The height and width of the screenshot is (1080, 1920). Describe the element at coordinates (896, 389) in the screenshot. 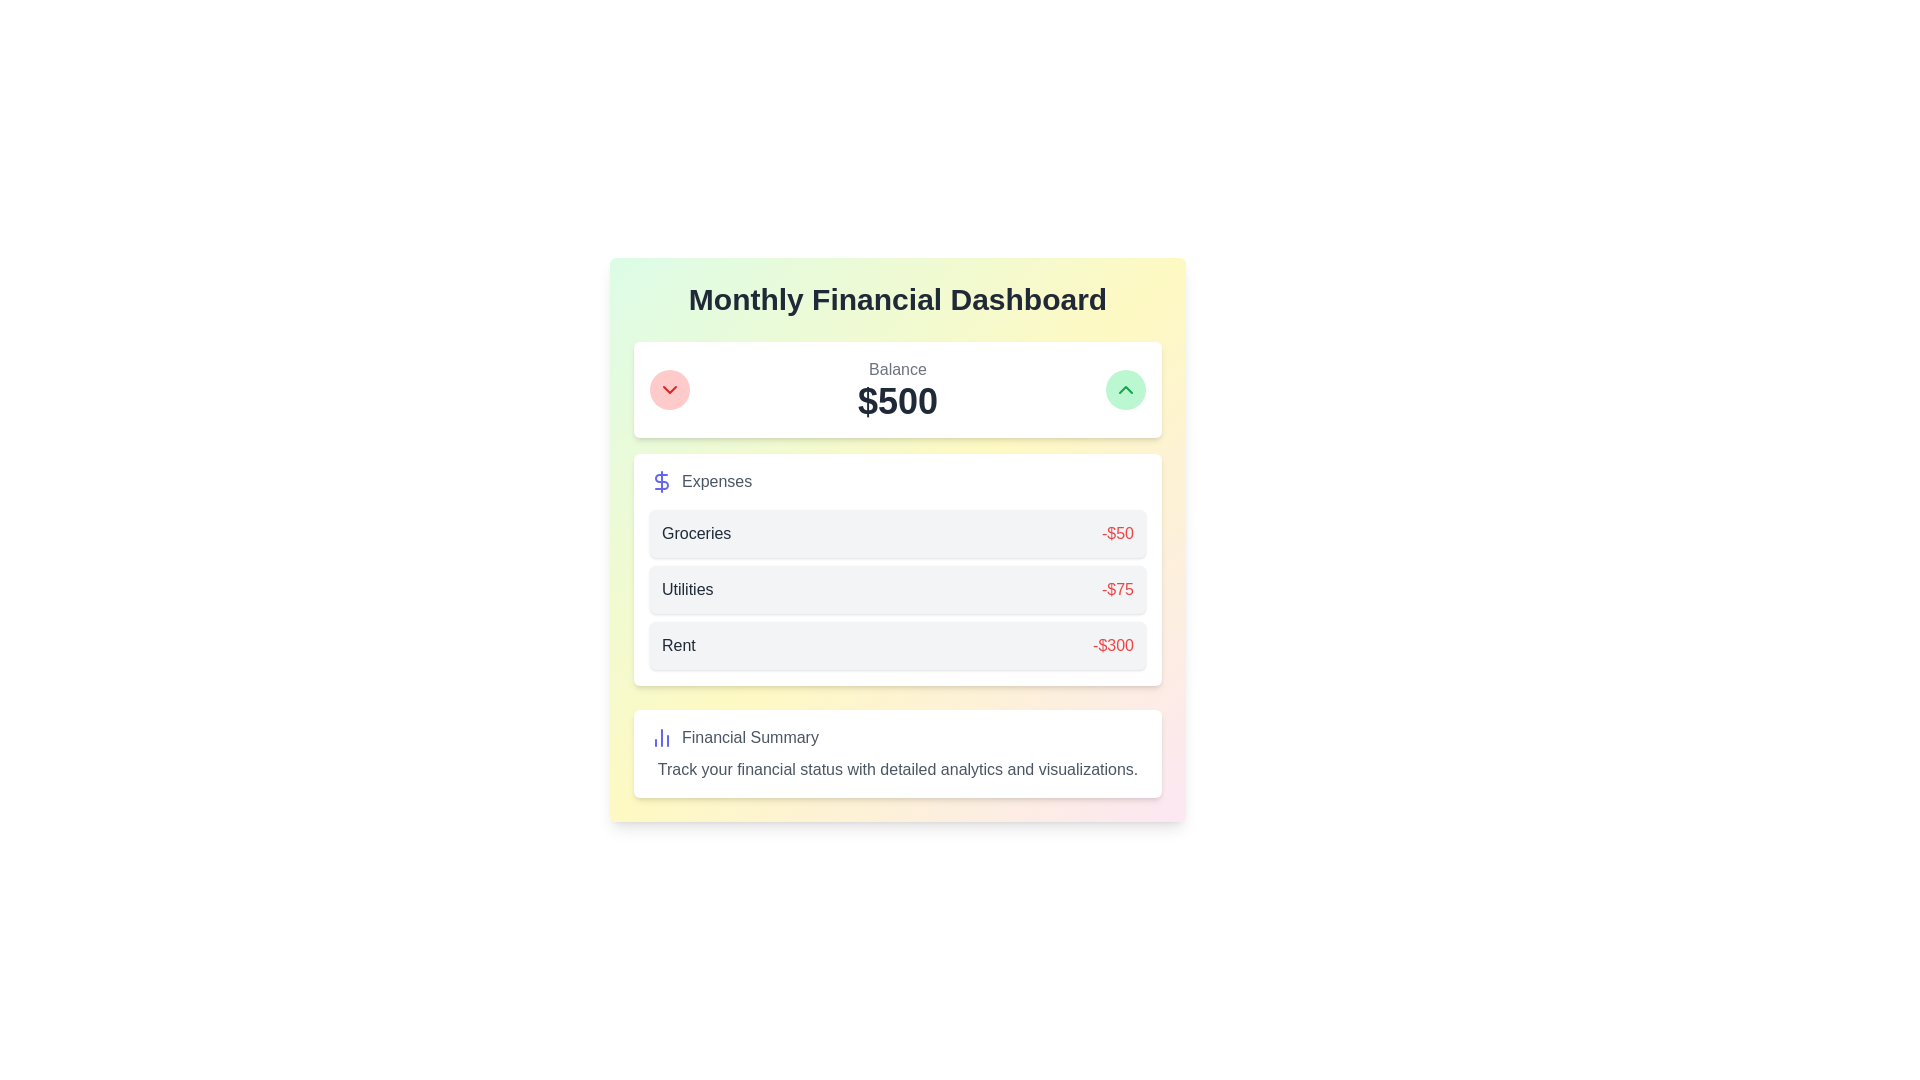

I see `the text label displaying the current balance of $500 in the Monthly Financial Dashboard card` at that location.